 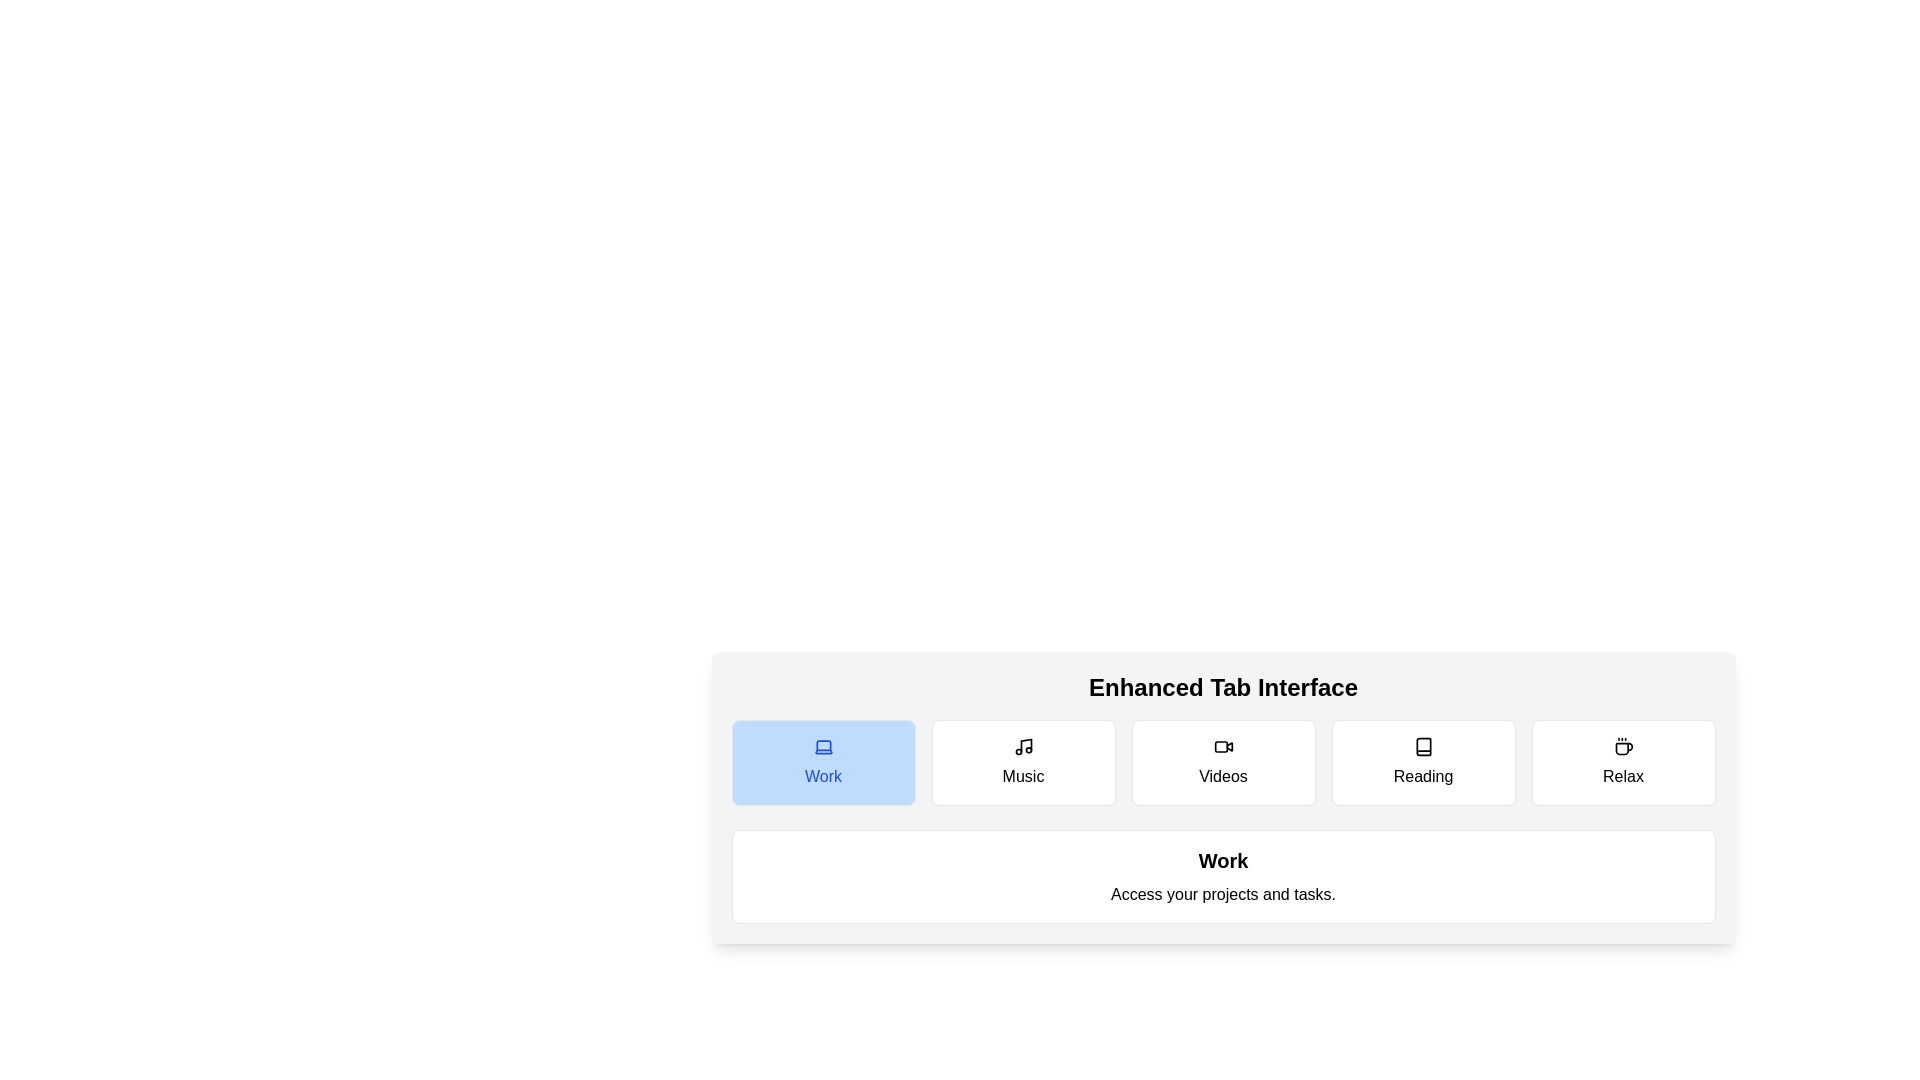 I want to click on the tab button labeled Relax to observe its hover effect, so click(x=1623, y=763).